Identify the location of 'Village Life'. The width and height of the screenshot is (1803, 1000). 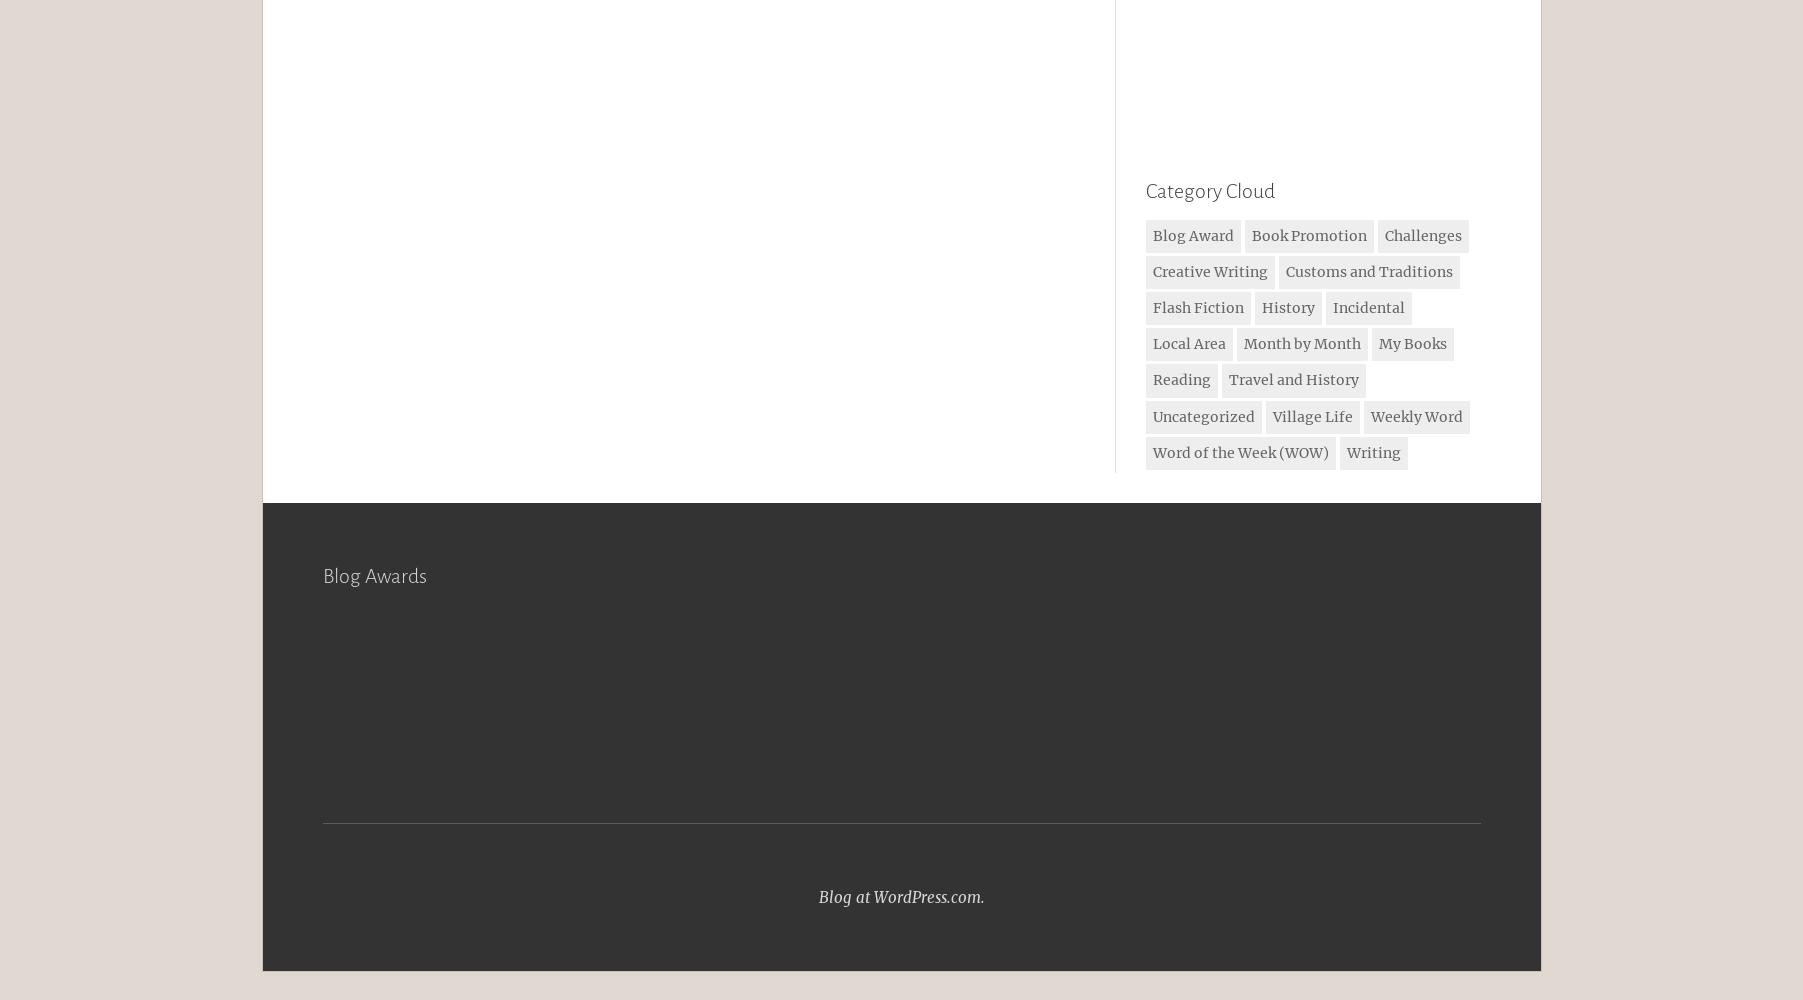
(1311, 416).